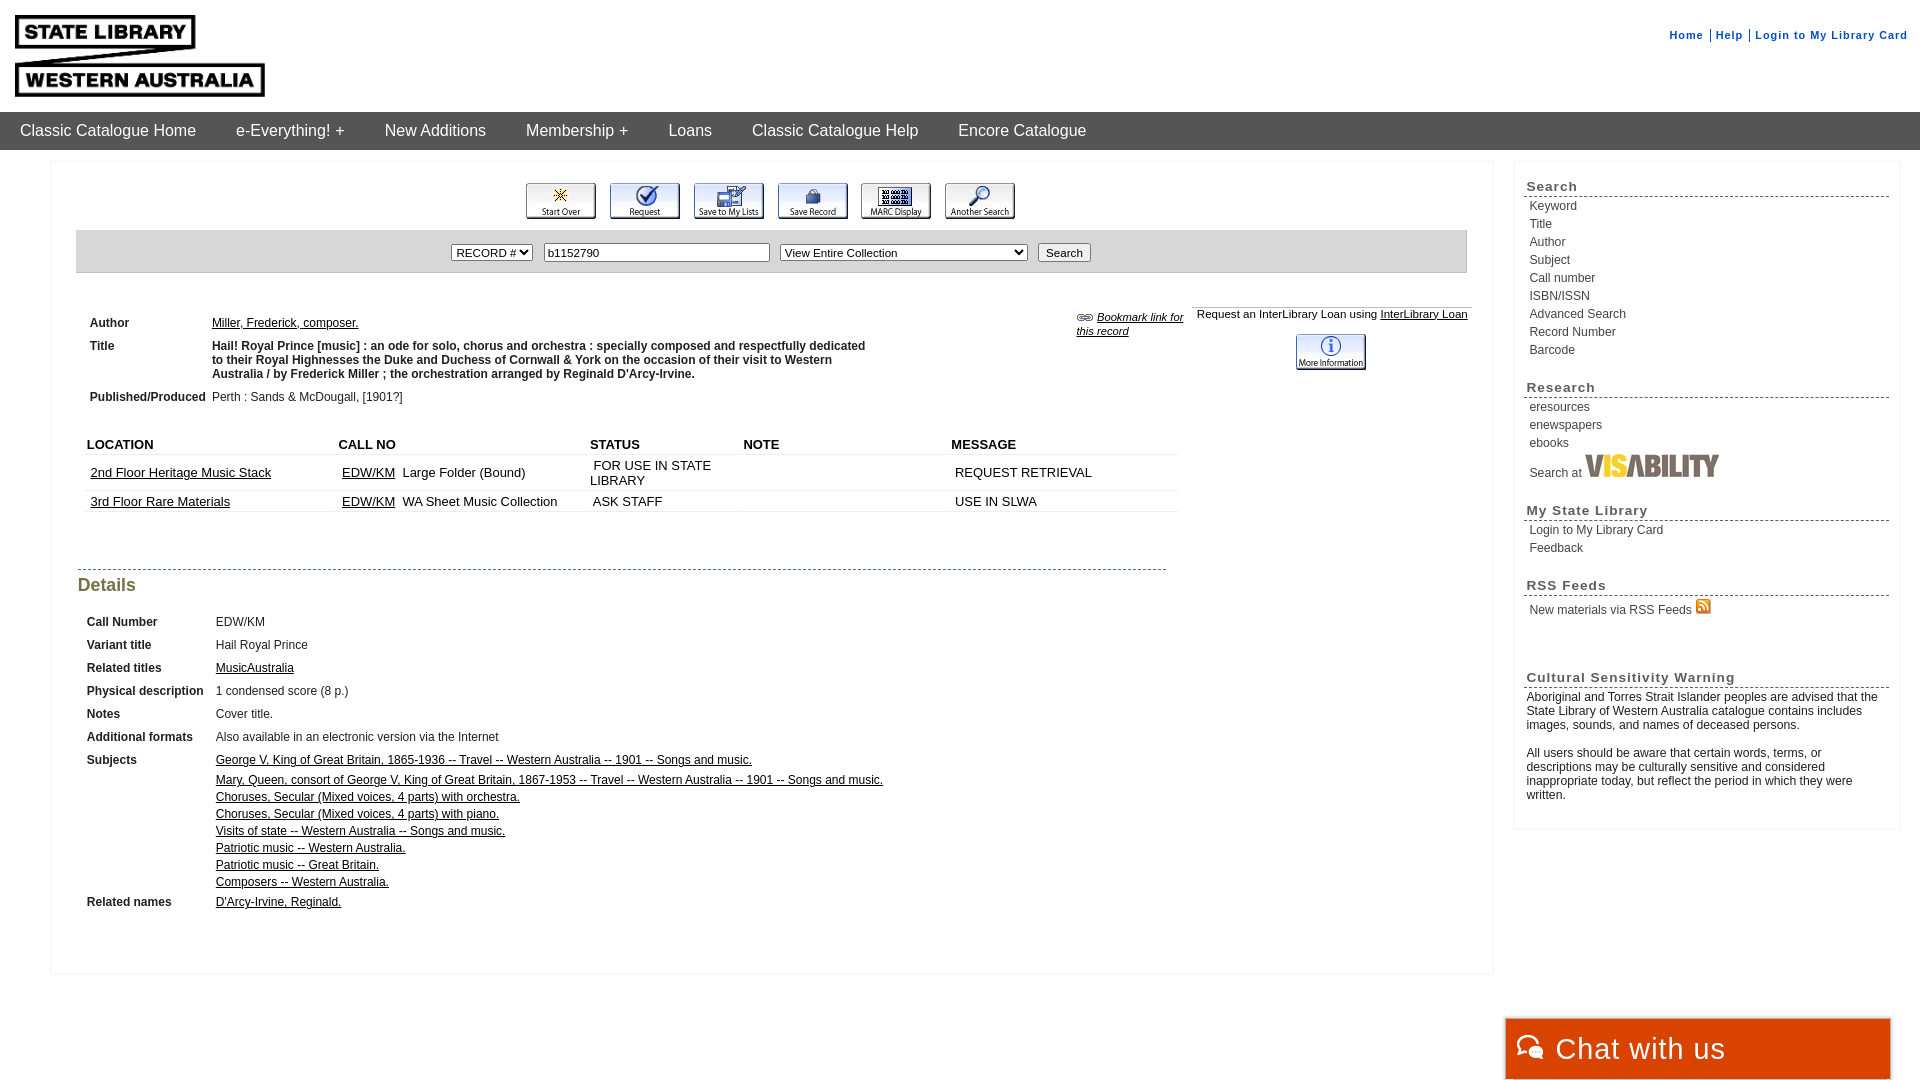  I want to click on 'Miller, Frederick, composer.', so click(284, 322).